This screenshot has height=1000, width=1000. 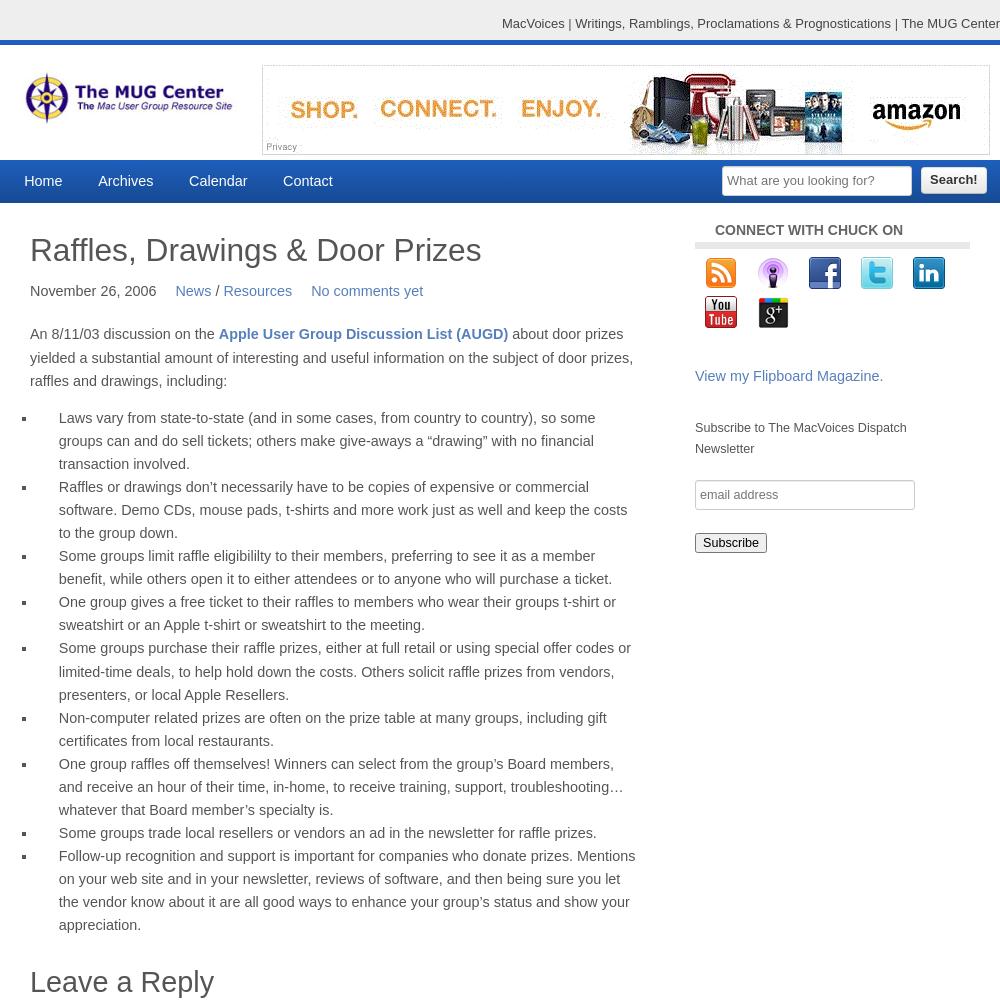 What do you see at coordinates (789, 376) in the screenshot?
I see `'View my Flipboard Magazine.'` at bounding box center [789, 376].